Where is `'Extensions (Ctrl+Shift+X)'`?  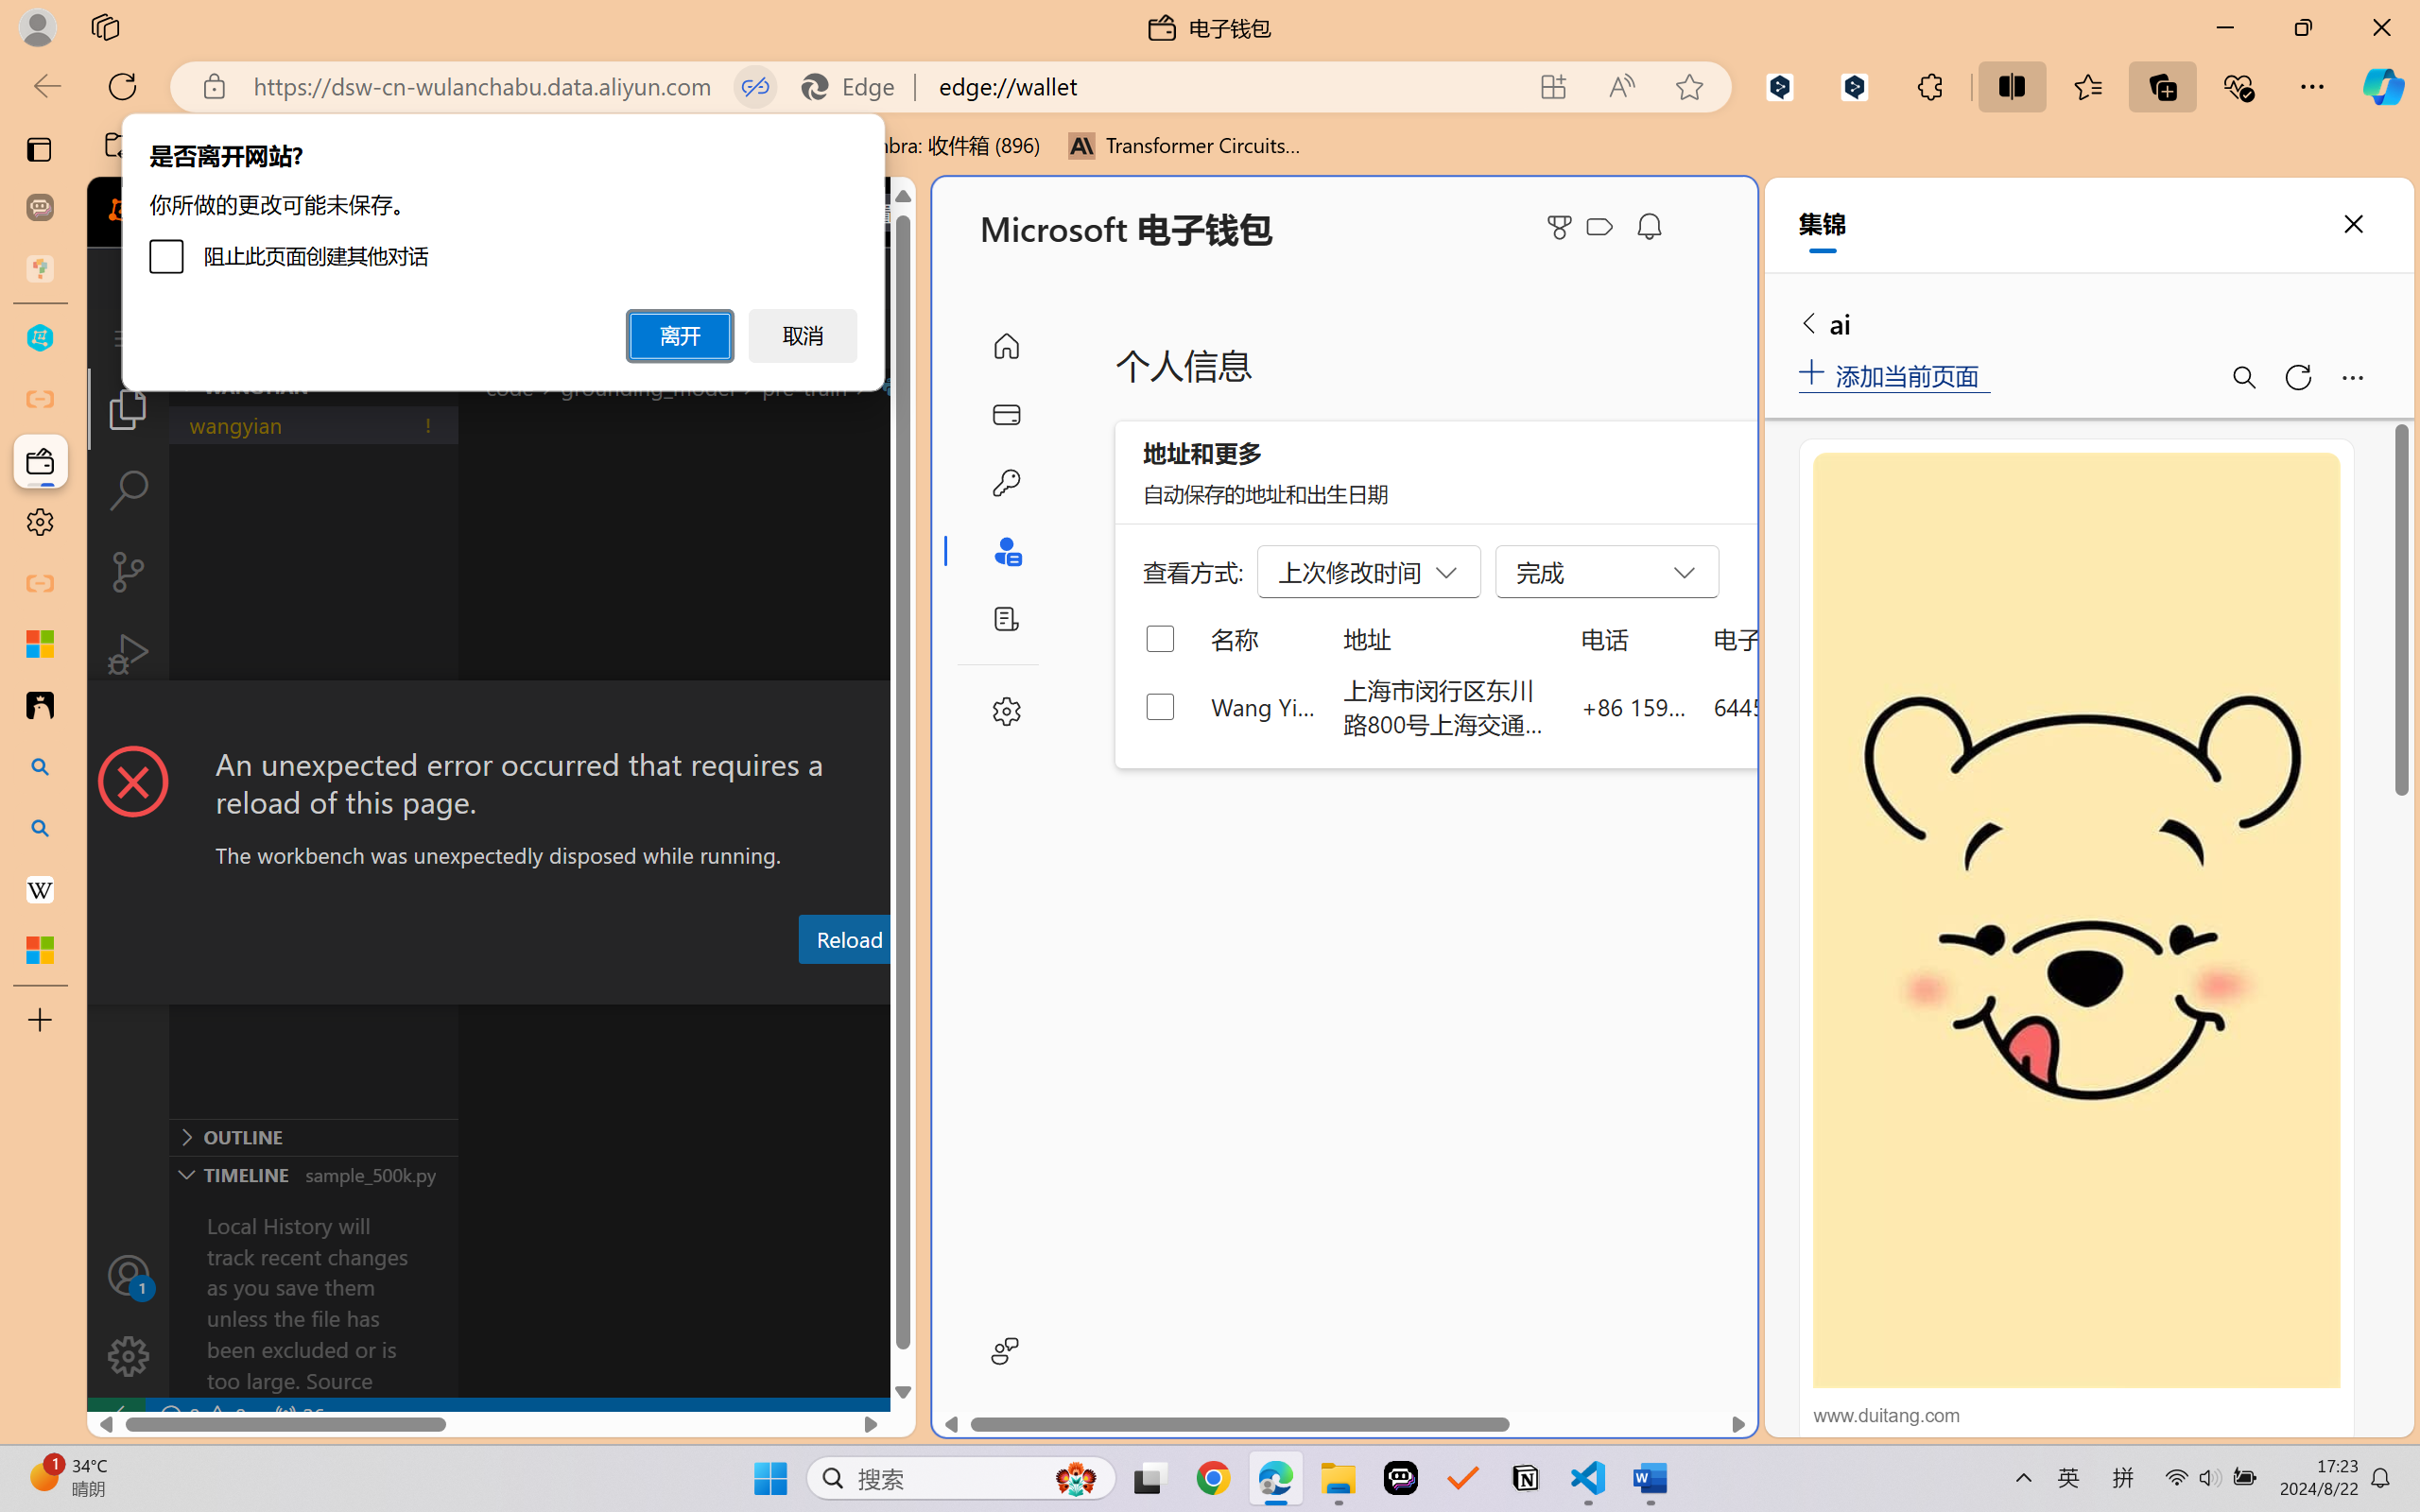
'Extensions (Ctrl+Shift+X)' is located at coordinates (127, 735).